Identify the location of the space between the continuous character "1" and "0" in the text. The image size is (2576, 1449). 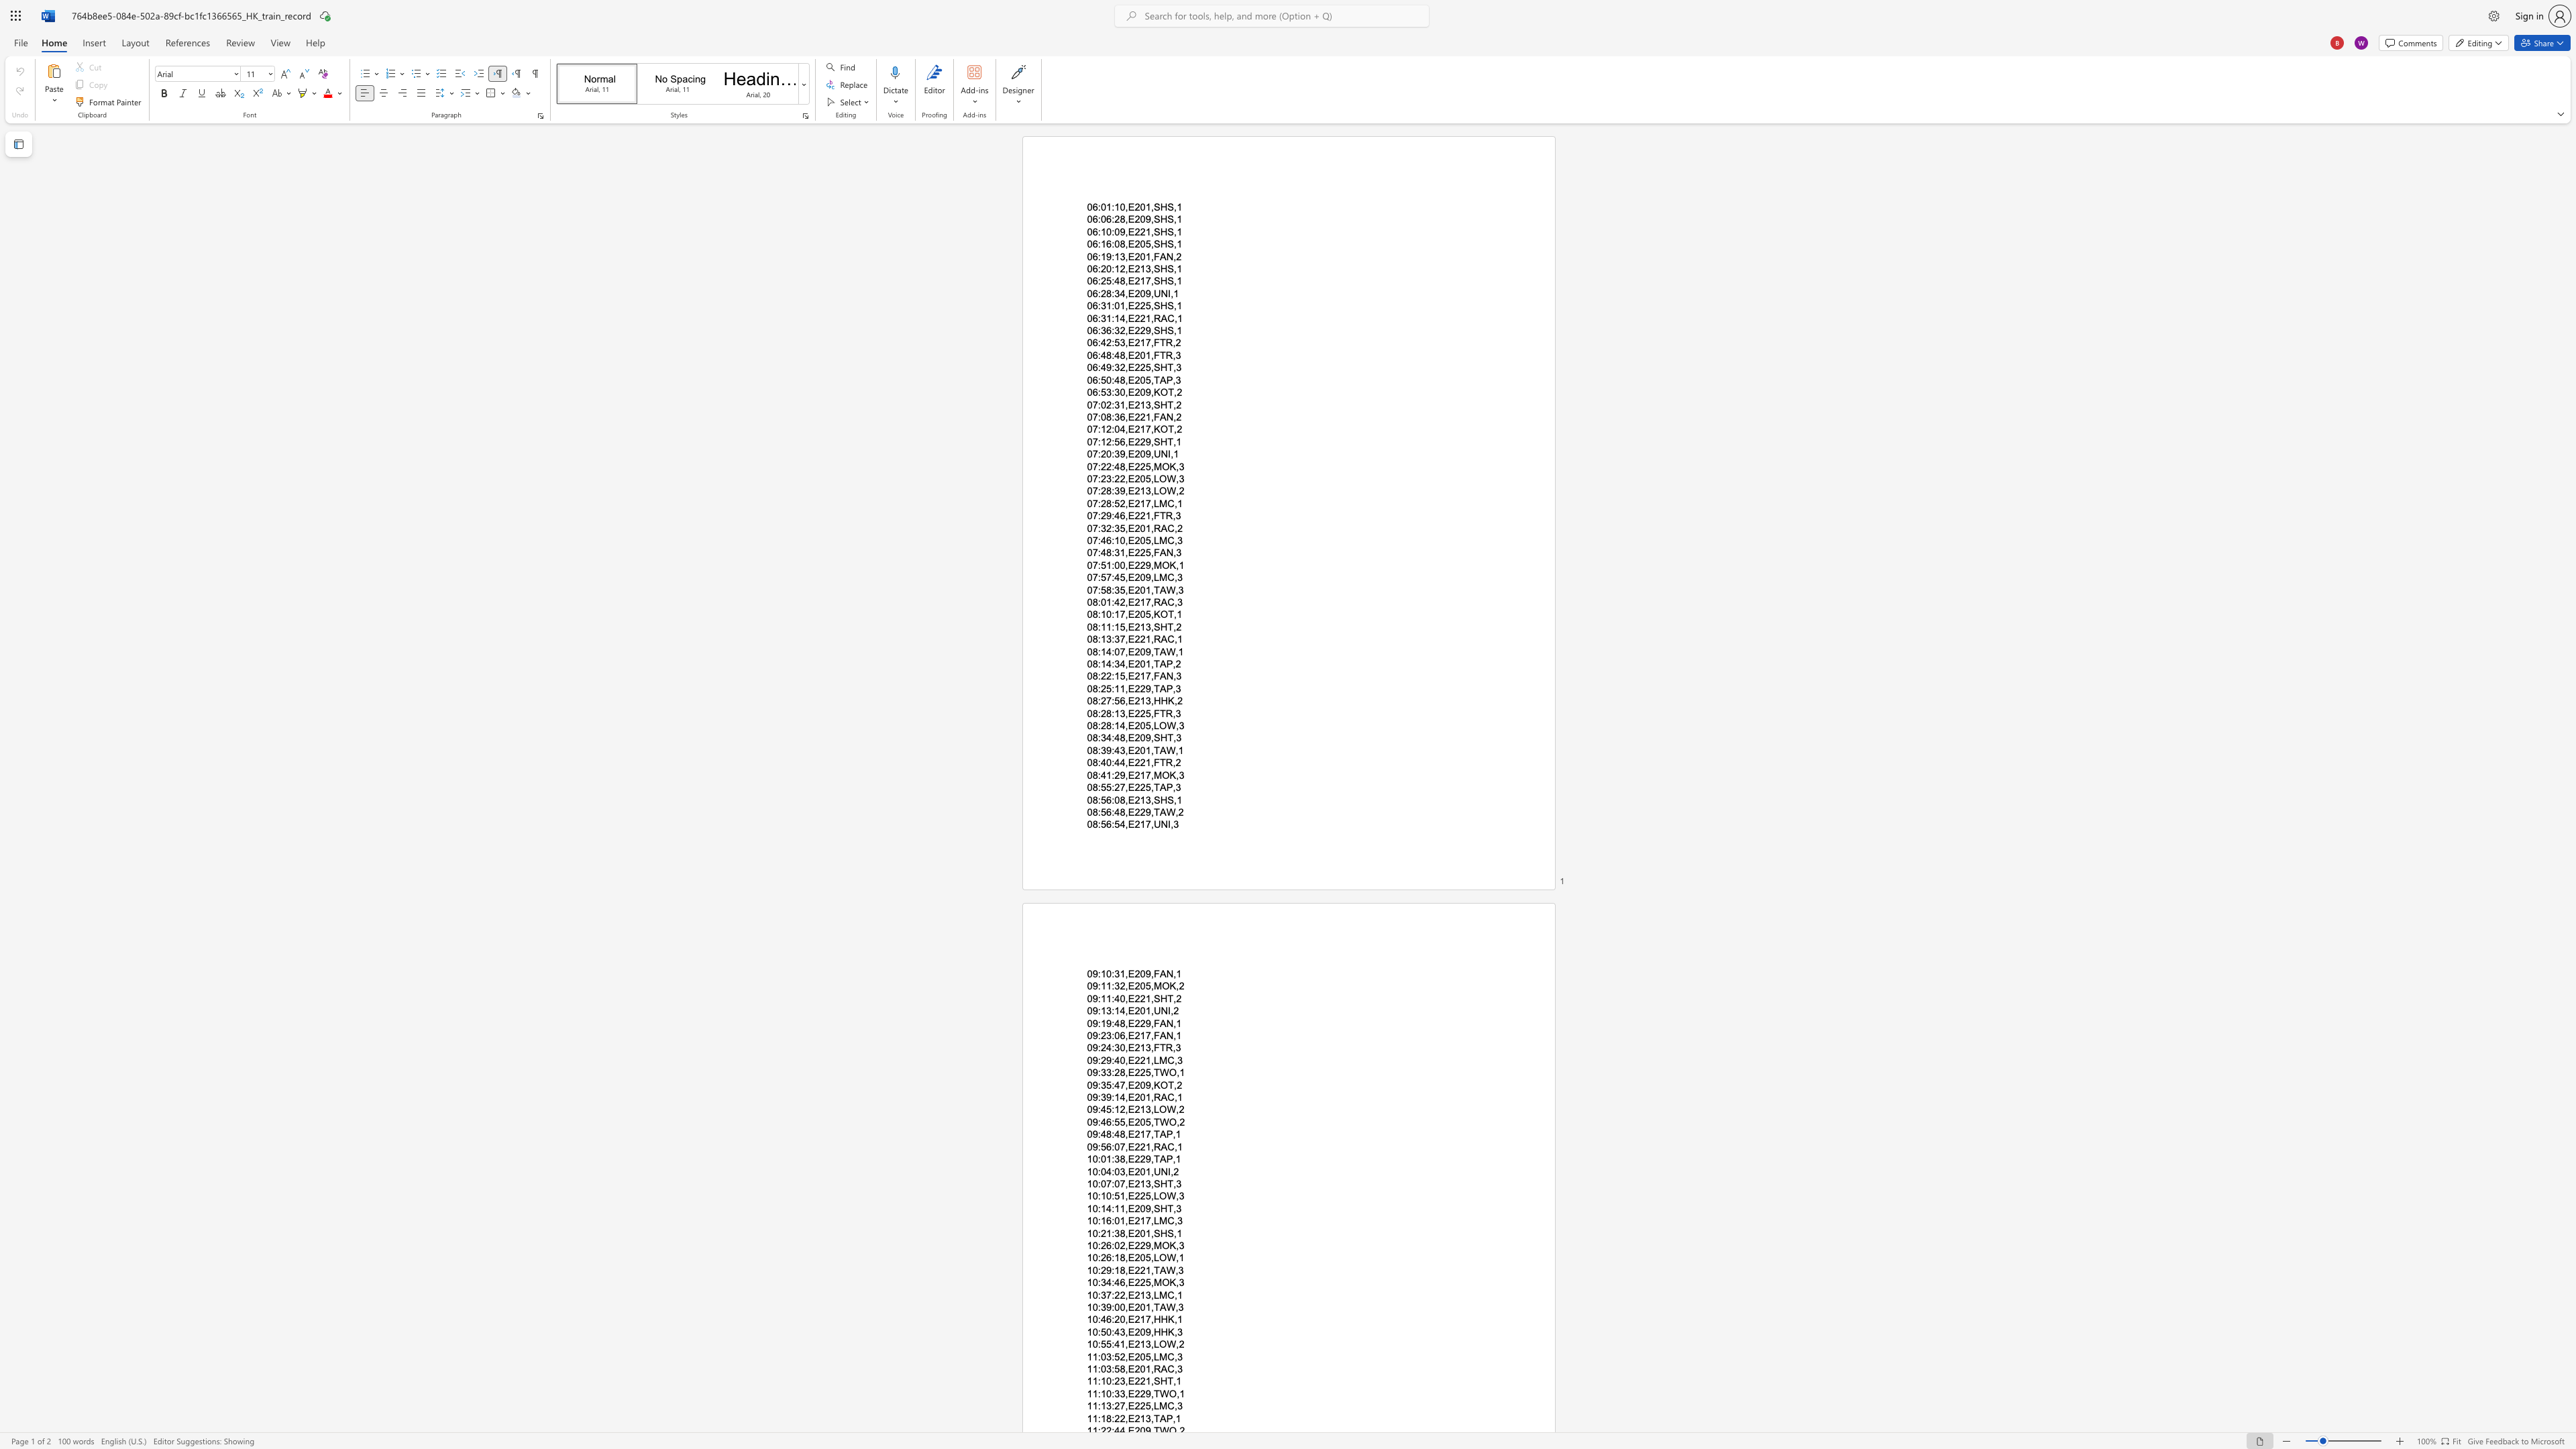
(1106, 1381).